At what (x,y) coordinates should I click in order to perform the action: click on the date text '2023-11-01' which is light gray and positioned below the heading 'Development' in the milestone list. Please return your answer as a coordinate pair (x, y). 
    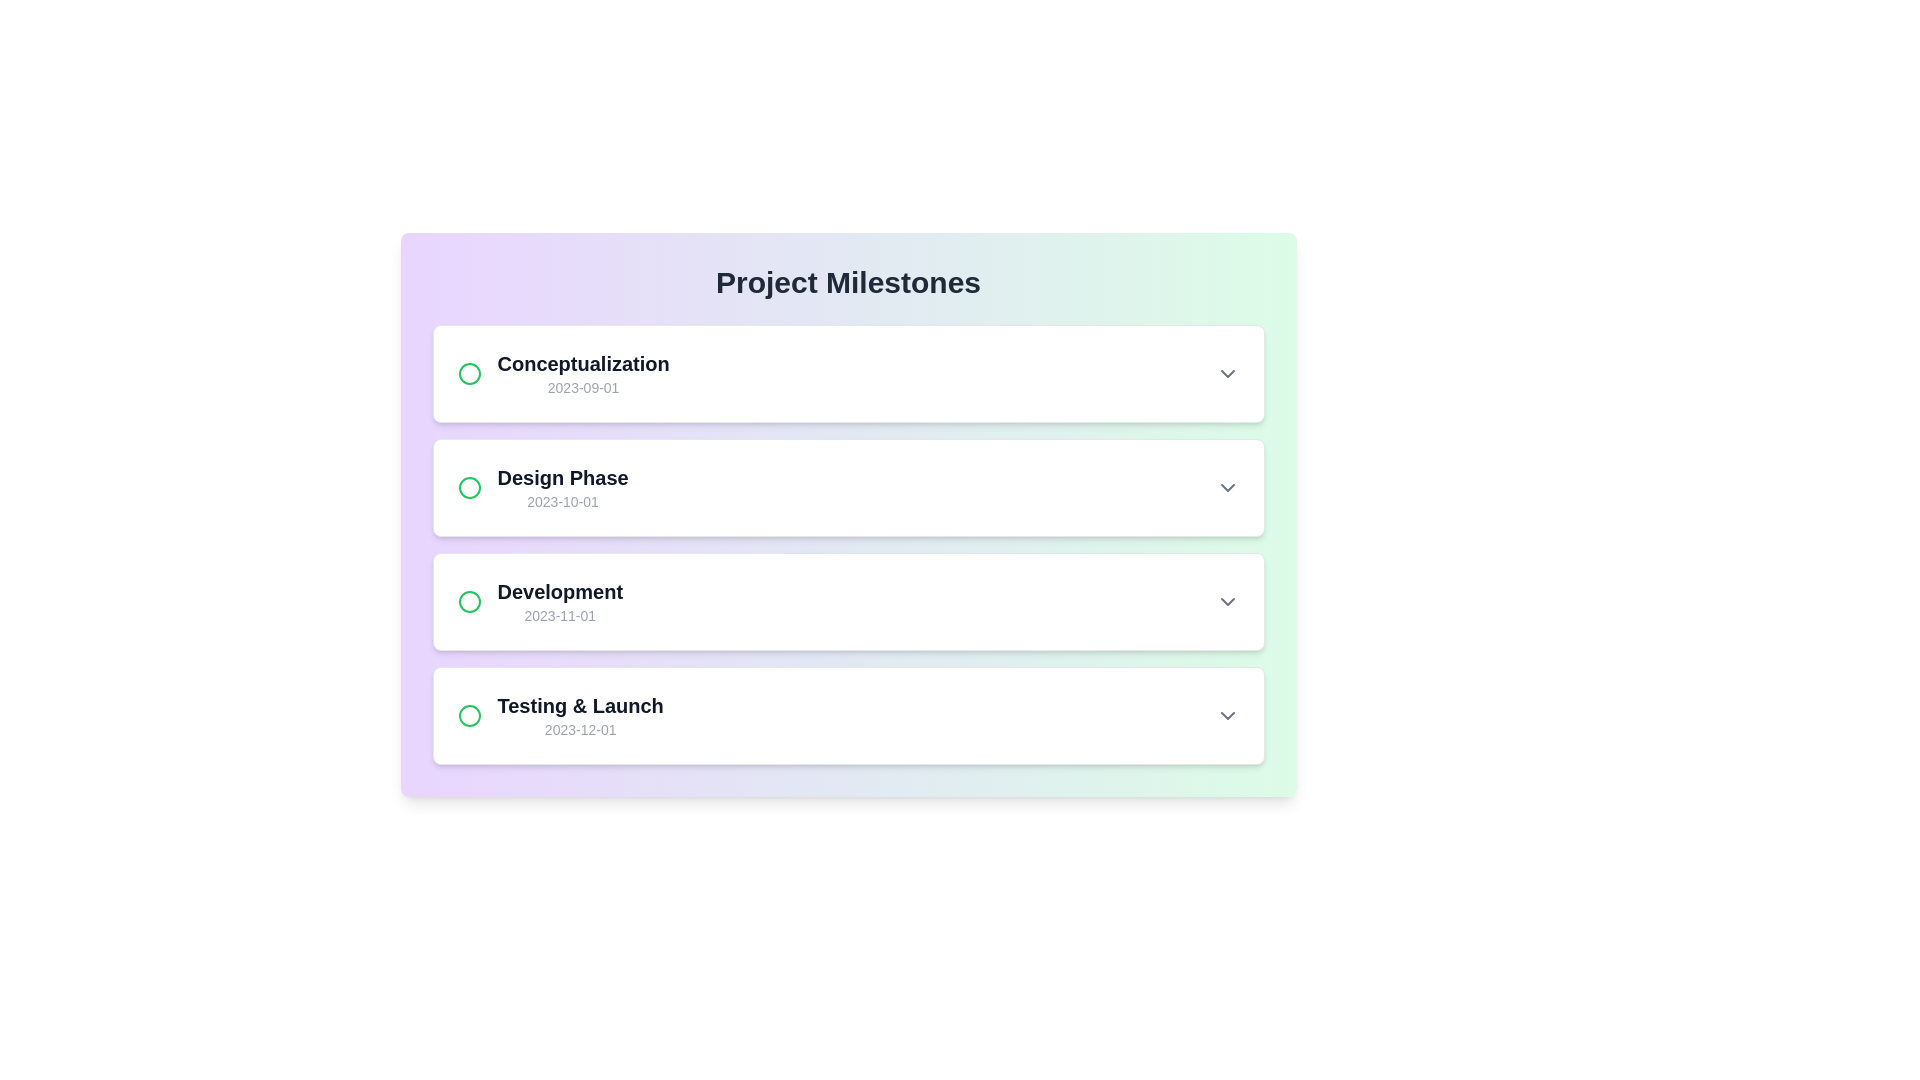
    Looking at the image, I should click on (560, 615).